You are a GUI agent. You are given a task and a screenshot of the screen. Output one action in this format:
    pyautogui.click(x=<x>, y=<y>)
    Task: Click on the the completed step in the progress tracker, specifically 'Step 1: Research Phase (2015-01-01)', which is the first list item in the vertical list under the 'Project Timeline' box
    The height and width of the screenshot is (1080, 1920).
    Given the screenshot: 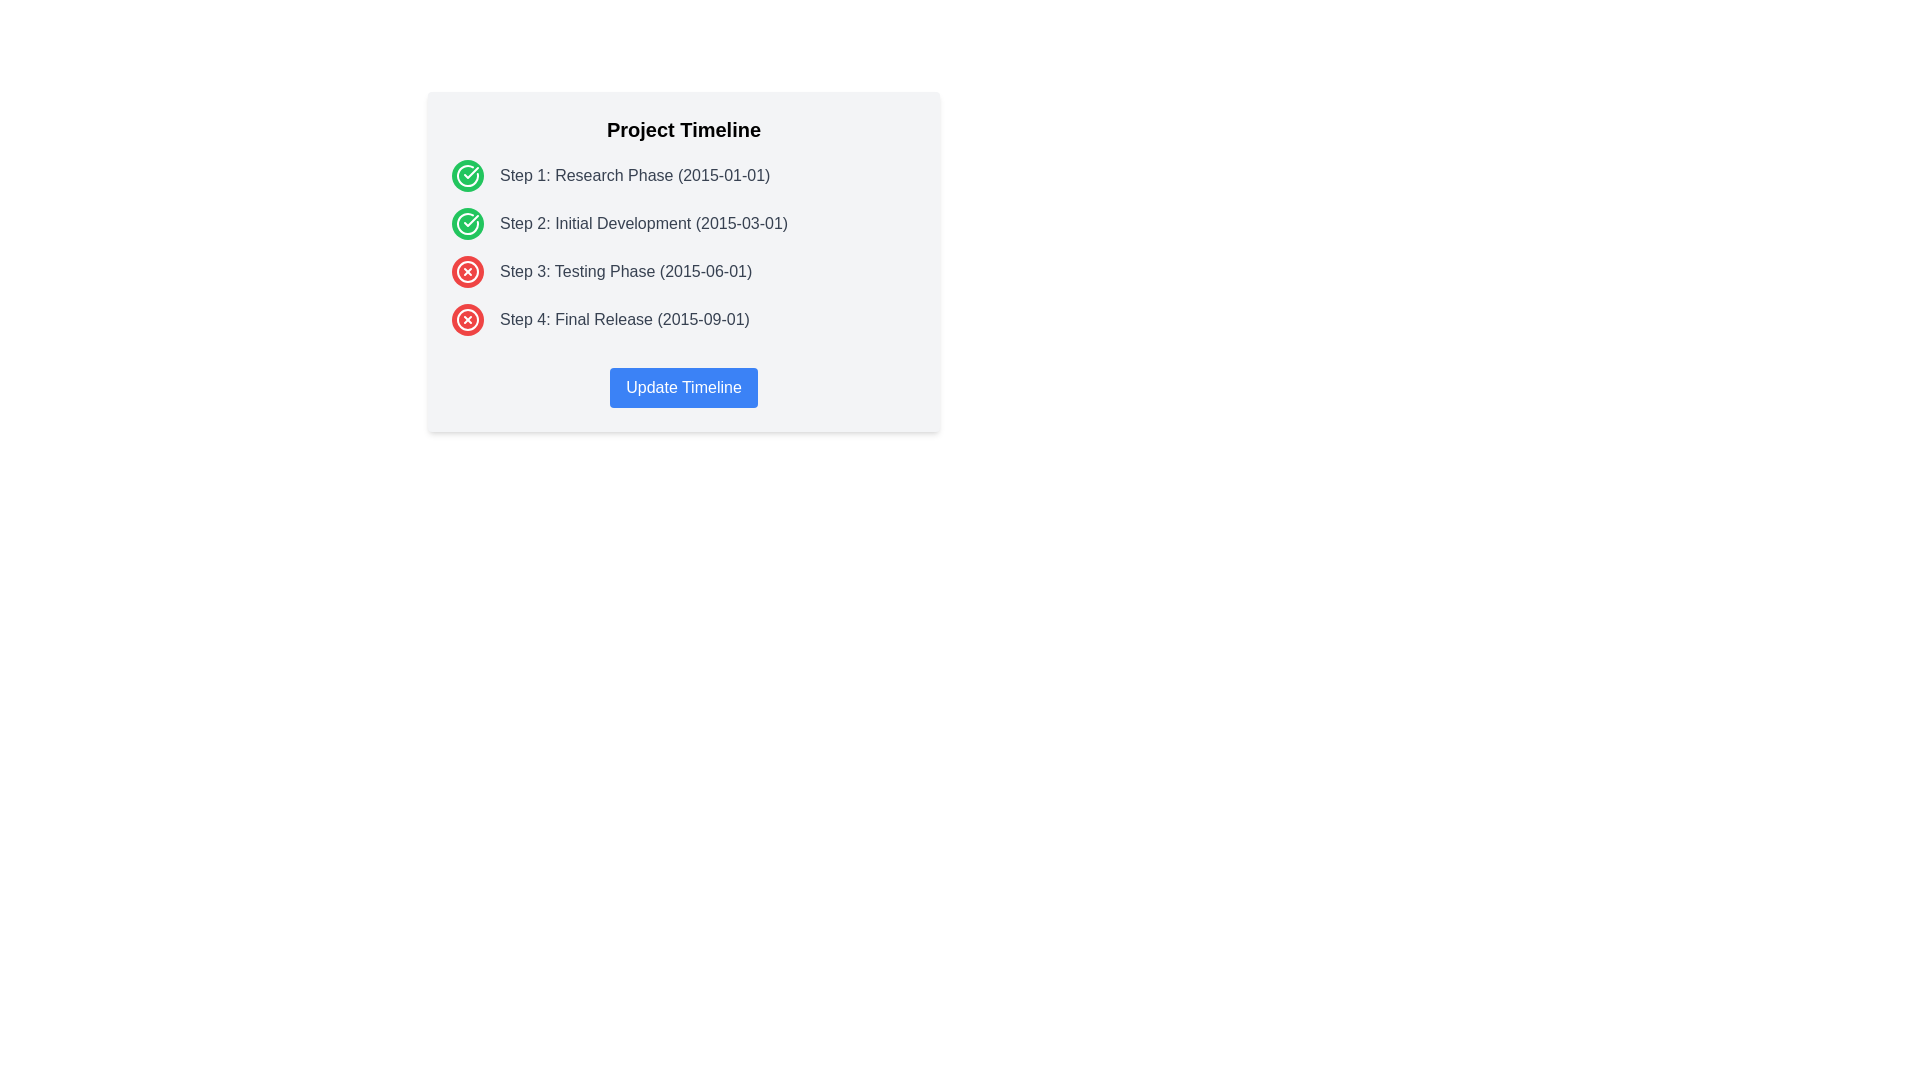 What is the action you would take?
    pyautogui.click(x=684, y=175)
    